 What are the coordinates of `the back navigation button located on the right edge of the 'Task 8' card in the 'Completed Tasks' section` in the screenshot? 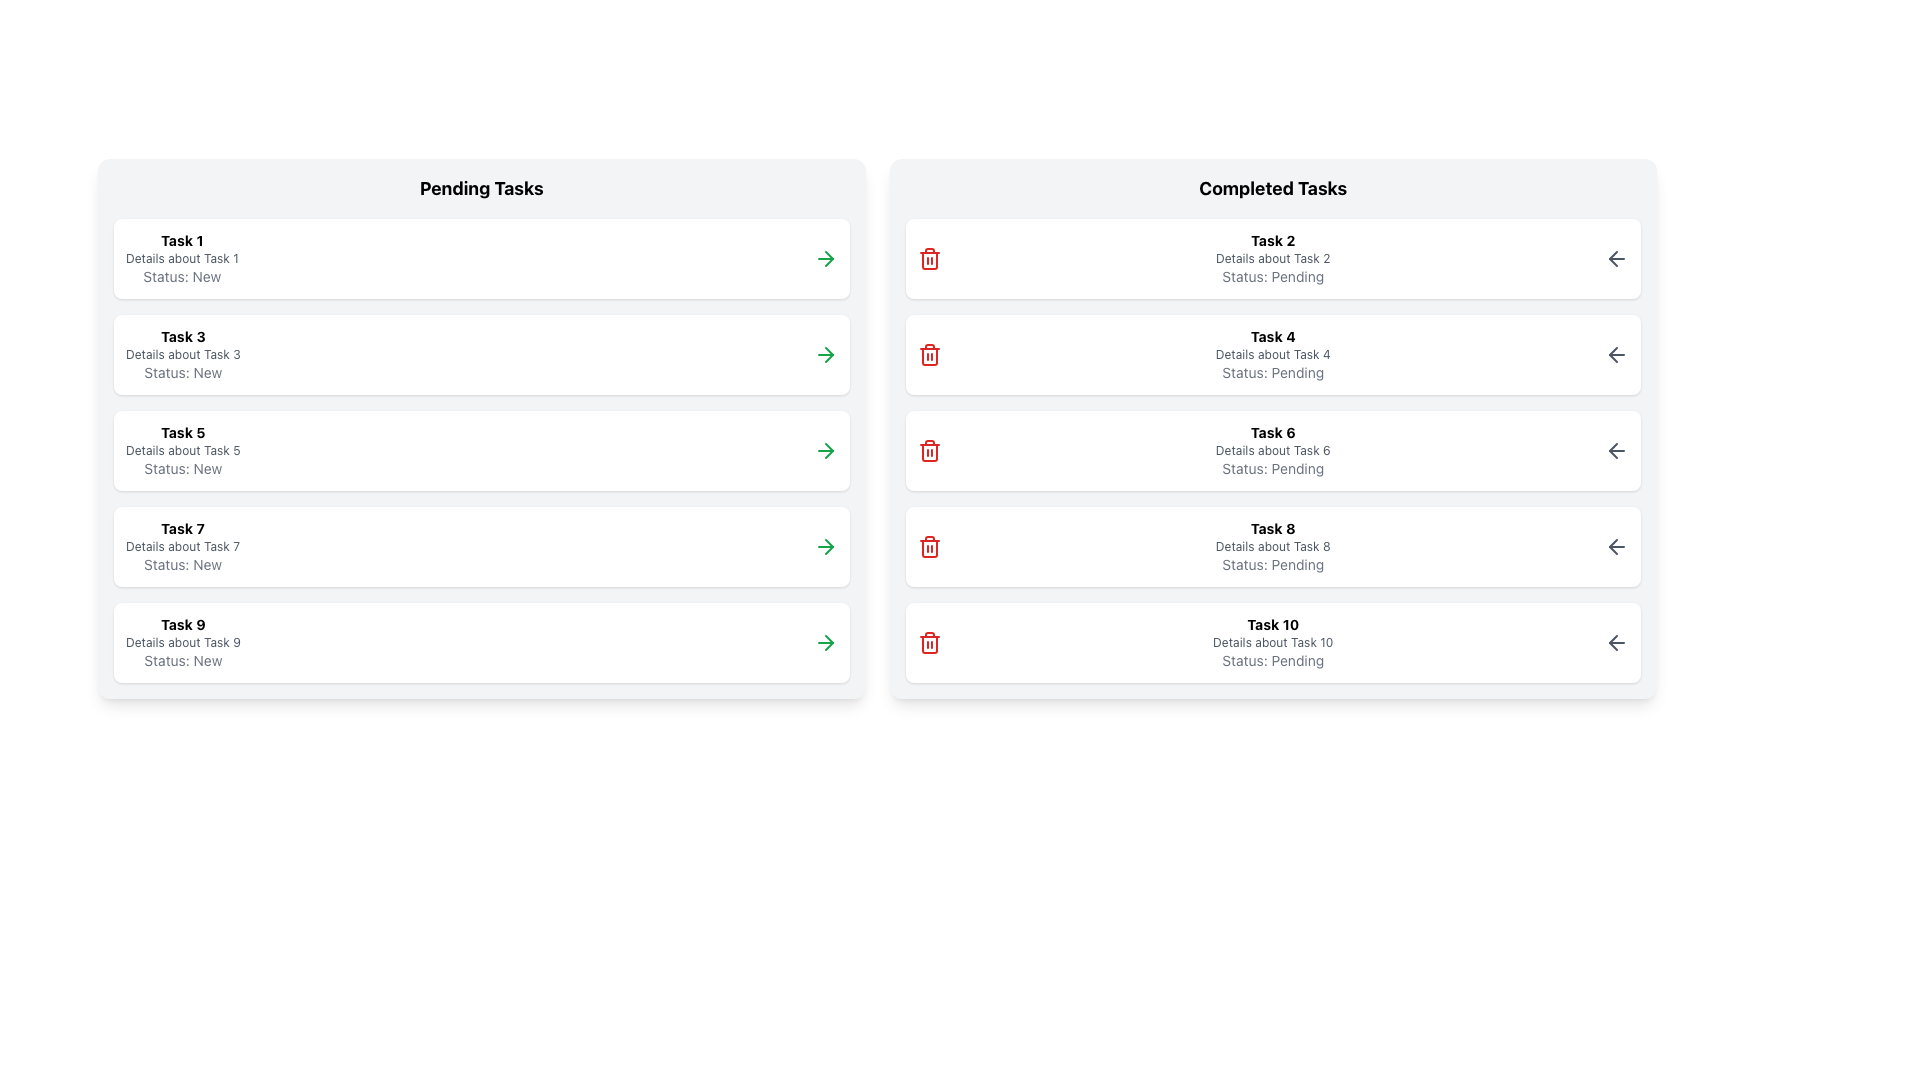 It's located at (1617, 547).